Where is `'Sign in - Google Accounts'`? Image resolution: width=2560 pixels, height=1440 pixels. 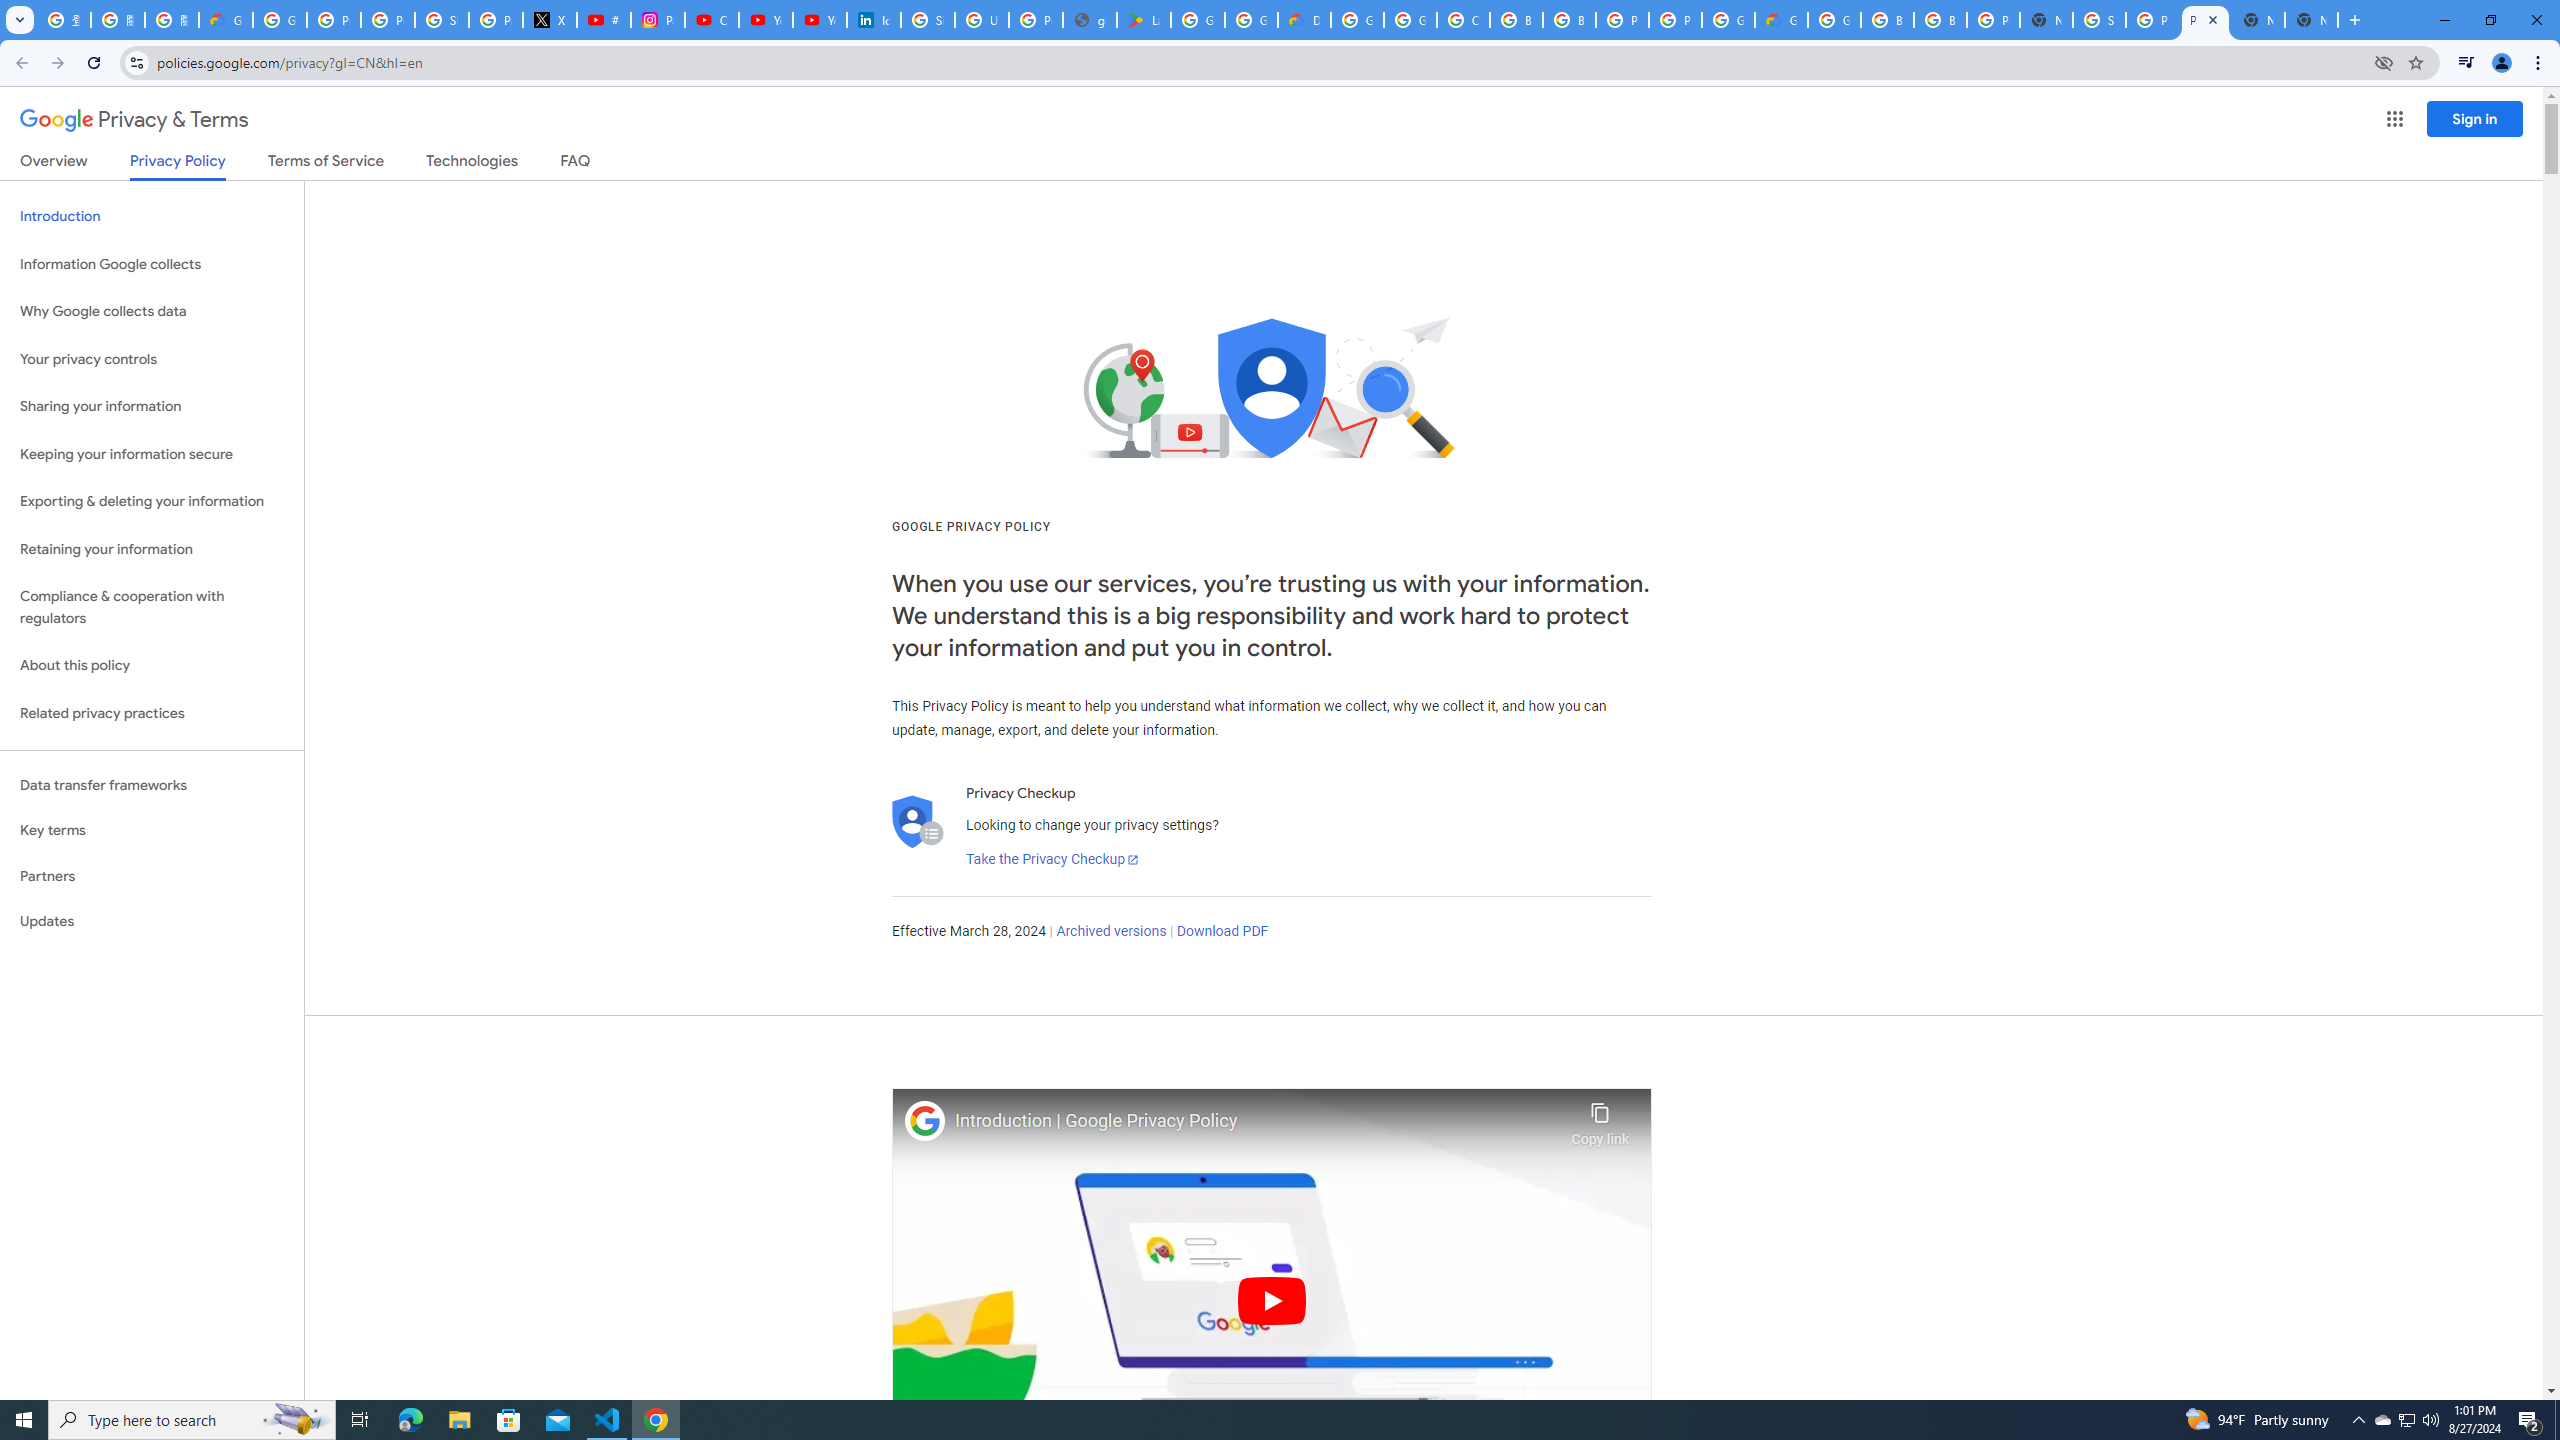
'Sign in - Google Accounts' is located at coordinates (2099, 19).